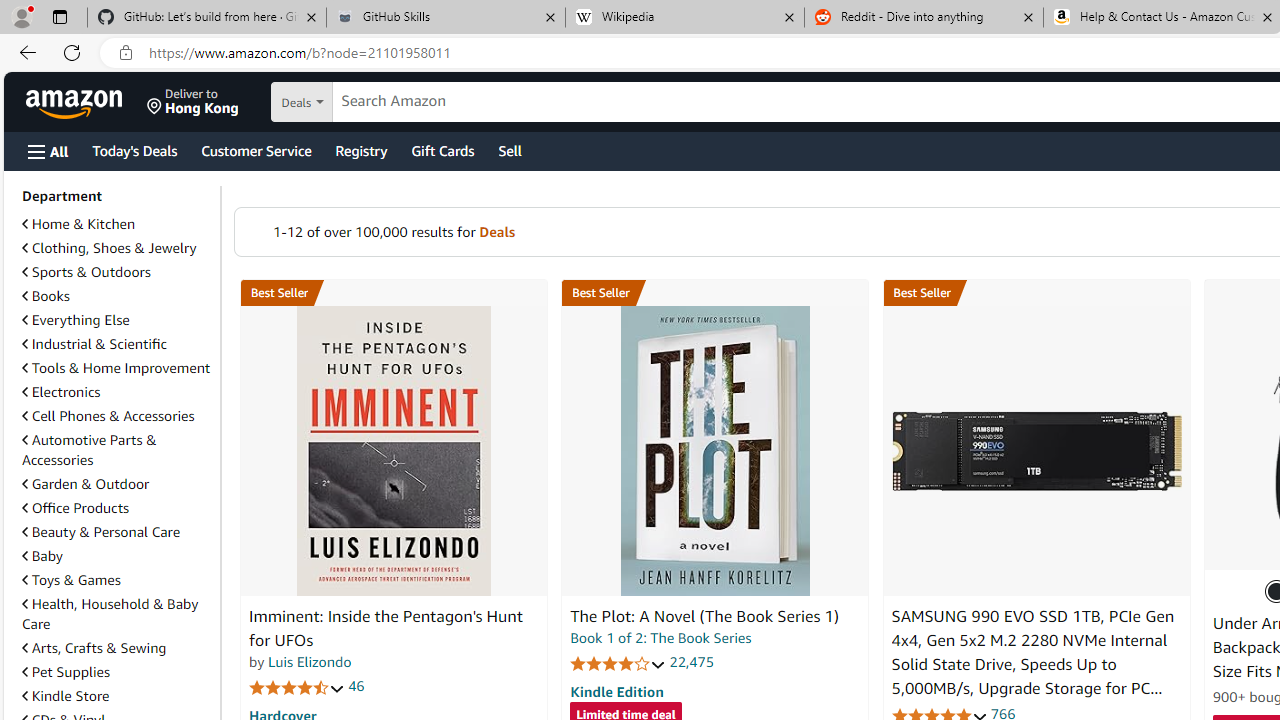 The image size is (1280, 720). What do you see at coordinates (116, 272) in the screenshot?
I see `'Sports & Outdoors'` at bounding box center [116, 272].